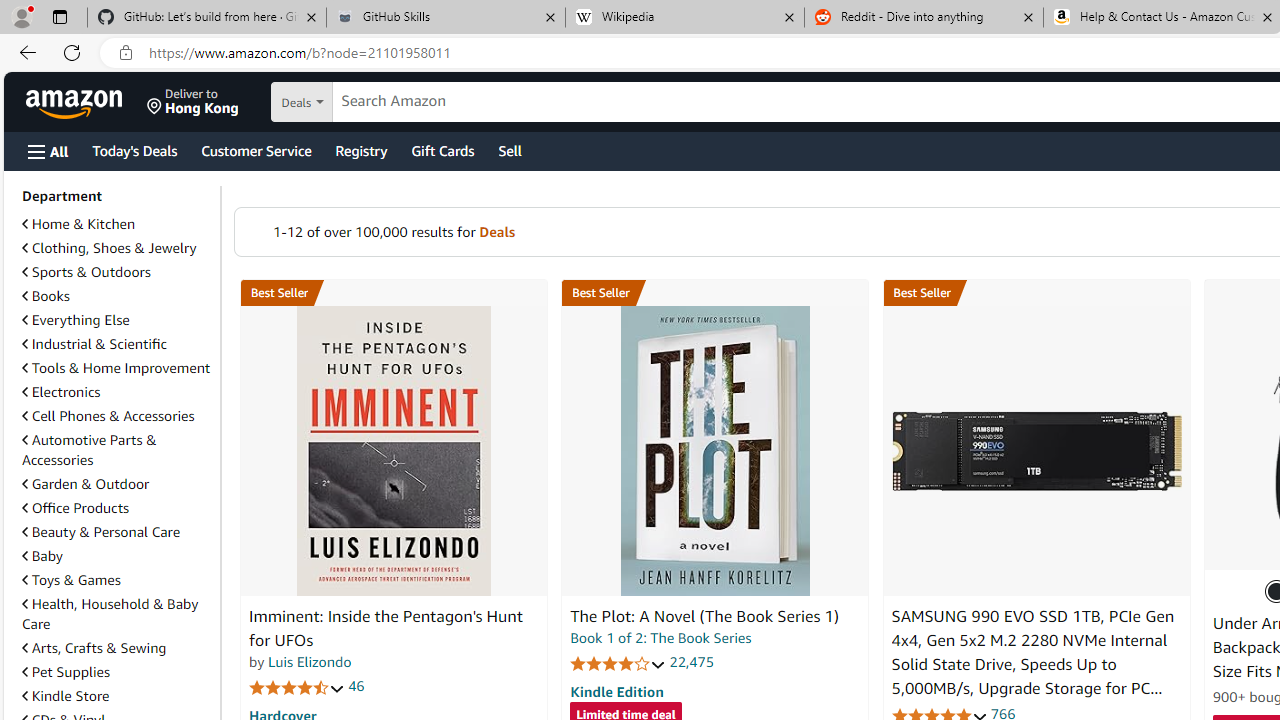 The image size is (1280, 720). What do you see at coordinates (116, 272) in the screenshot?
I see `'Sports & Outdoors'` at bounding box center [116, 272].